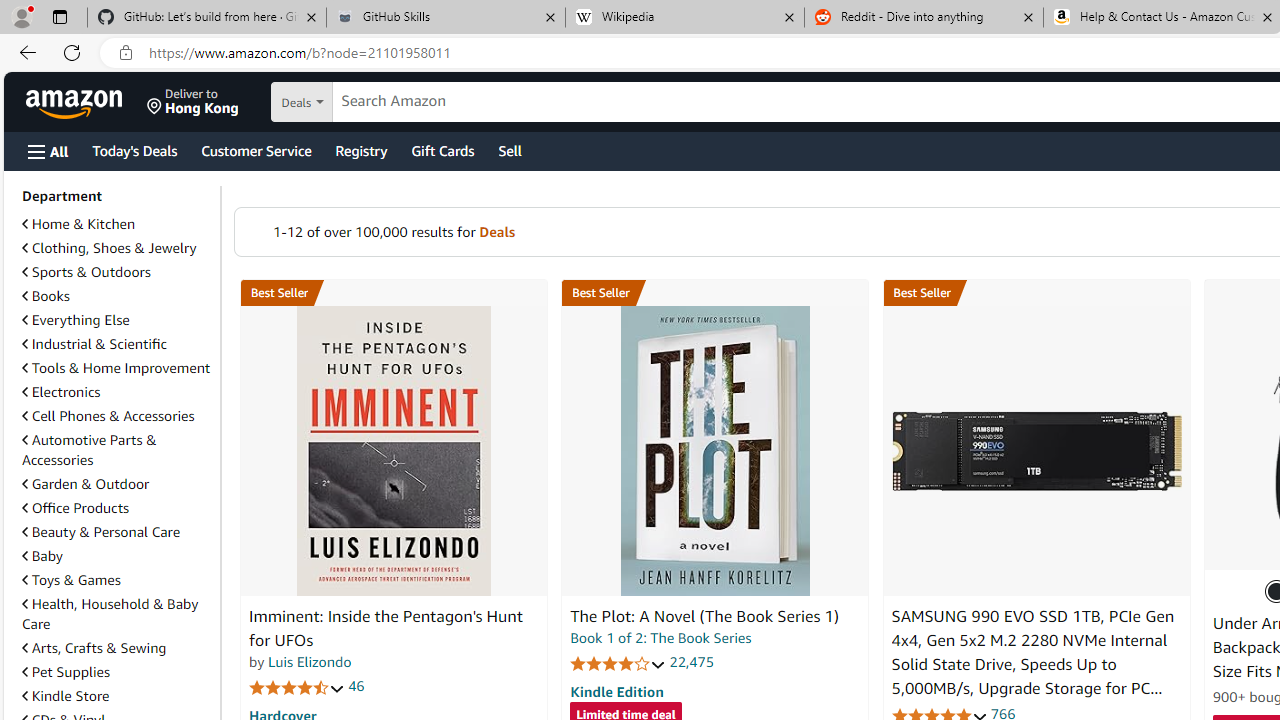 The image size is (1280, 720). What do you see at coordinates (116, 272) in the screenshot?
I see `'Sports & Outdoors'` at bounding box center [116, 272].